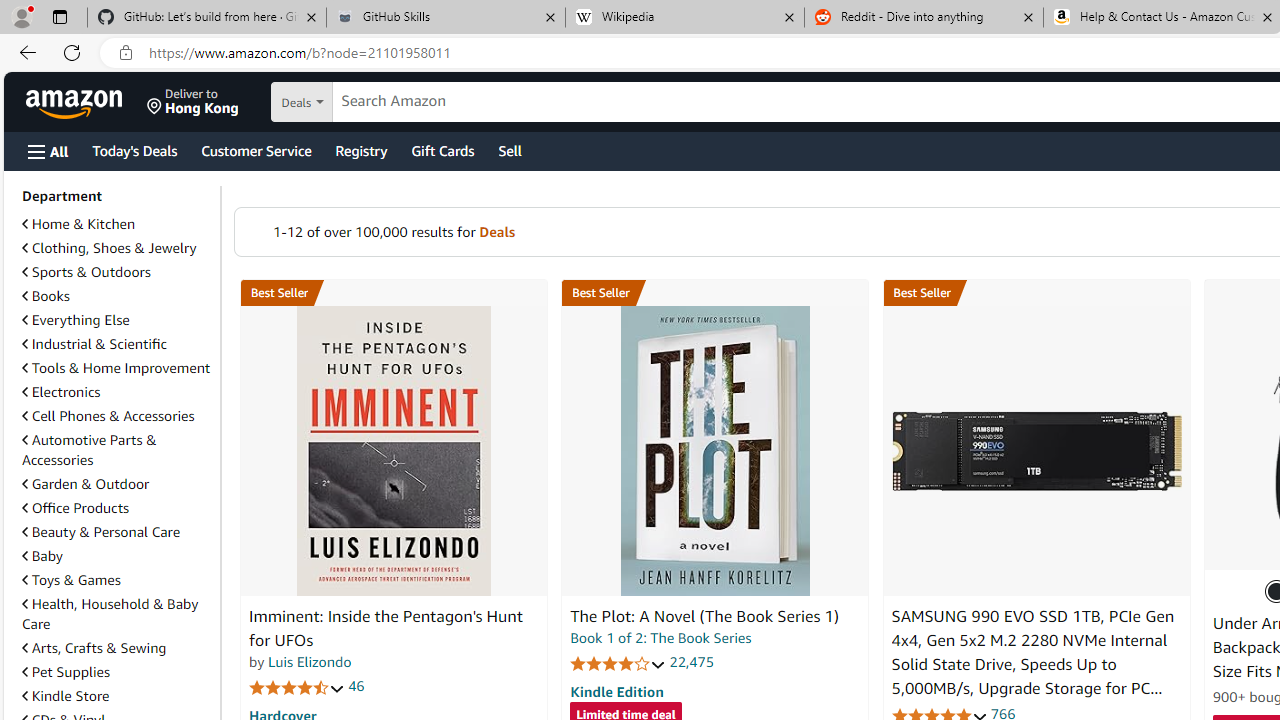 The image size is (1280, 720). What do you see at coordinates (116, 272) in the screenshot?
I see `'Sports & Outdoors'` at bounding box center [116, 272].